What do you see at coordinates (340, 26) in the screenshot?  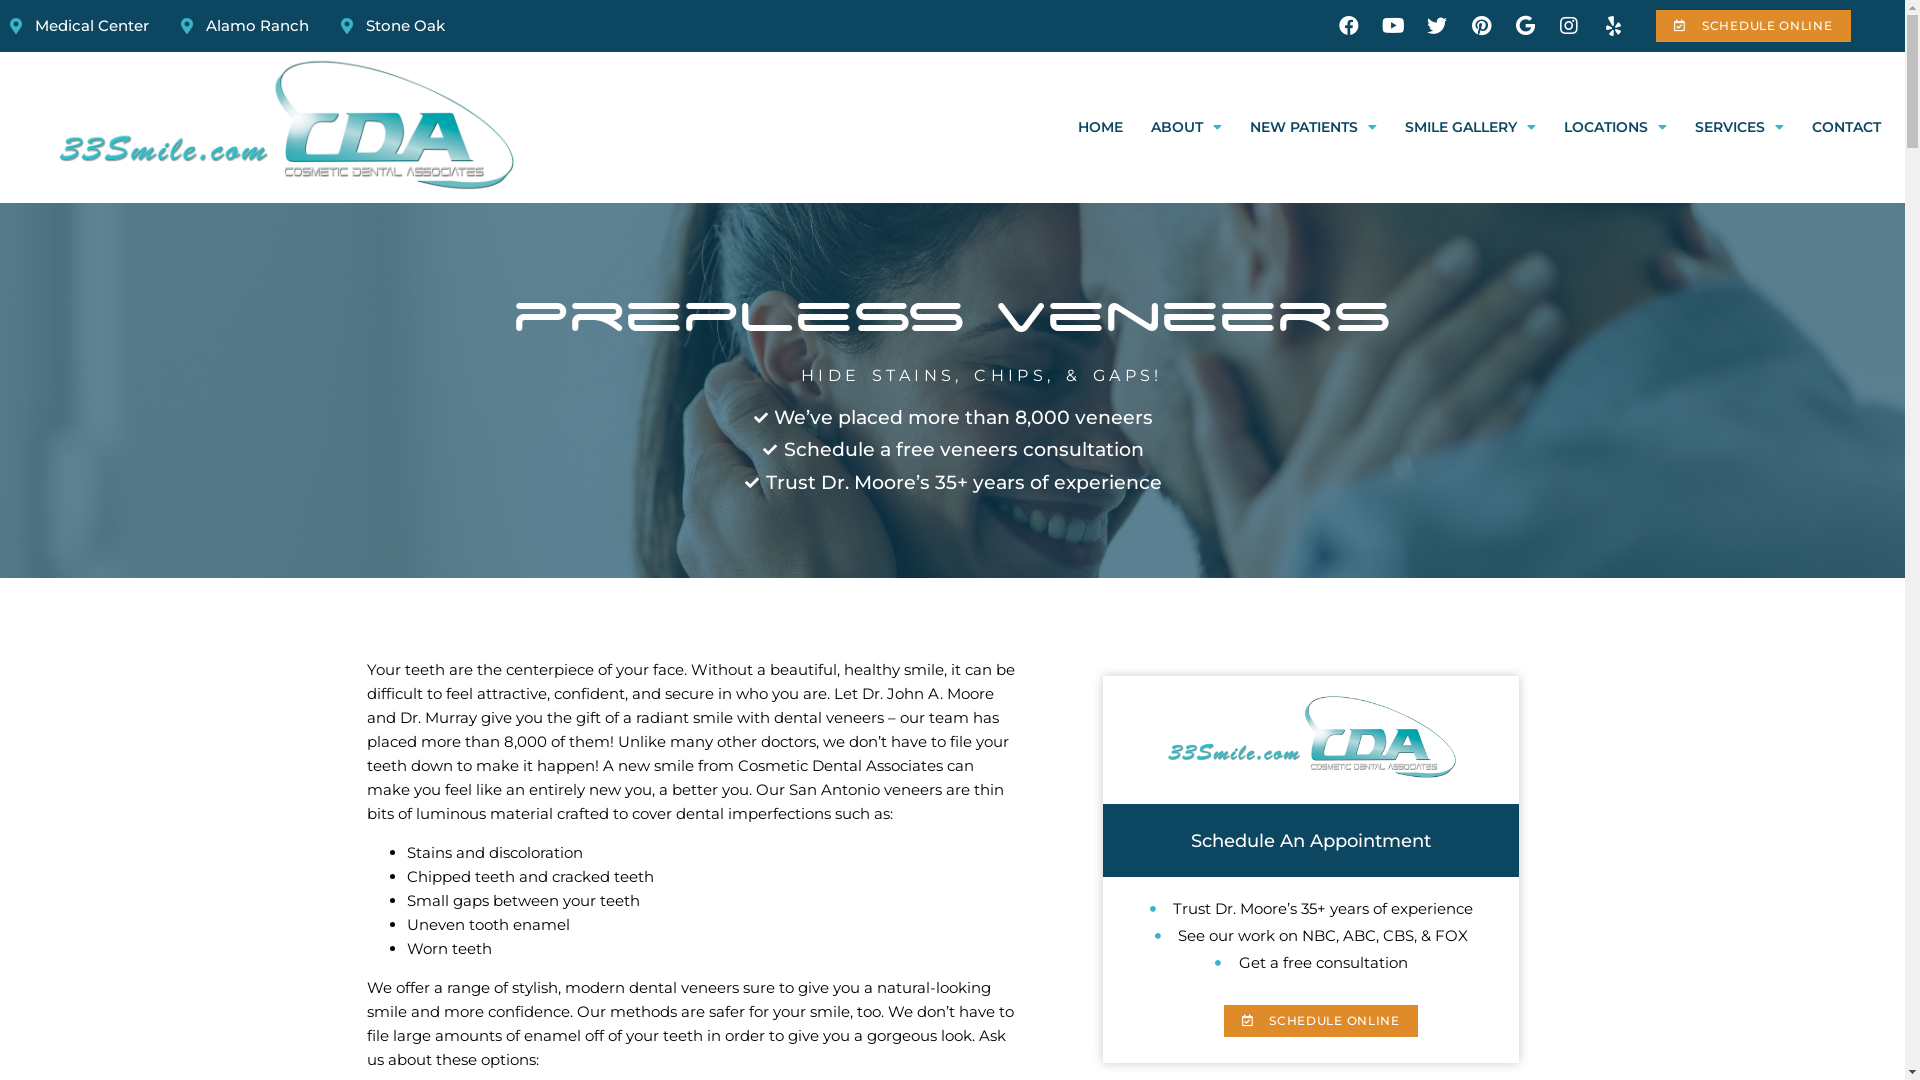 I see `'Stone Oak'` at bounding box center [340, 26].